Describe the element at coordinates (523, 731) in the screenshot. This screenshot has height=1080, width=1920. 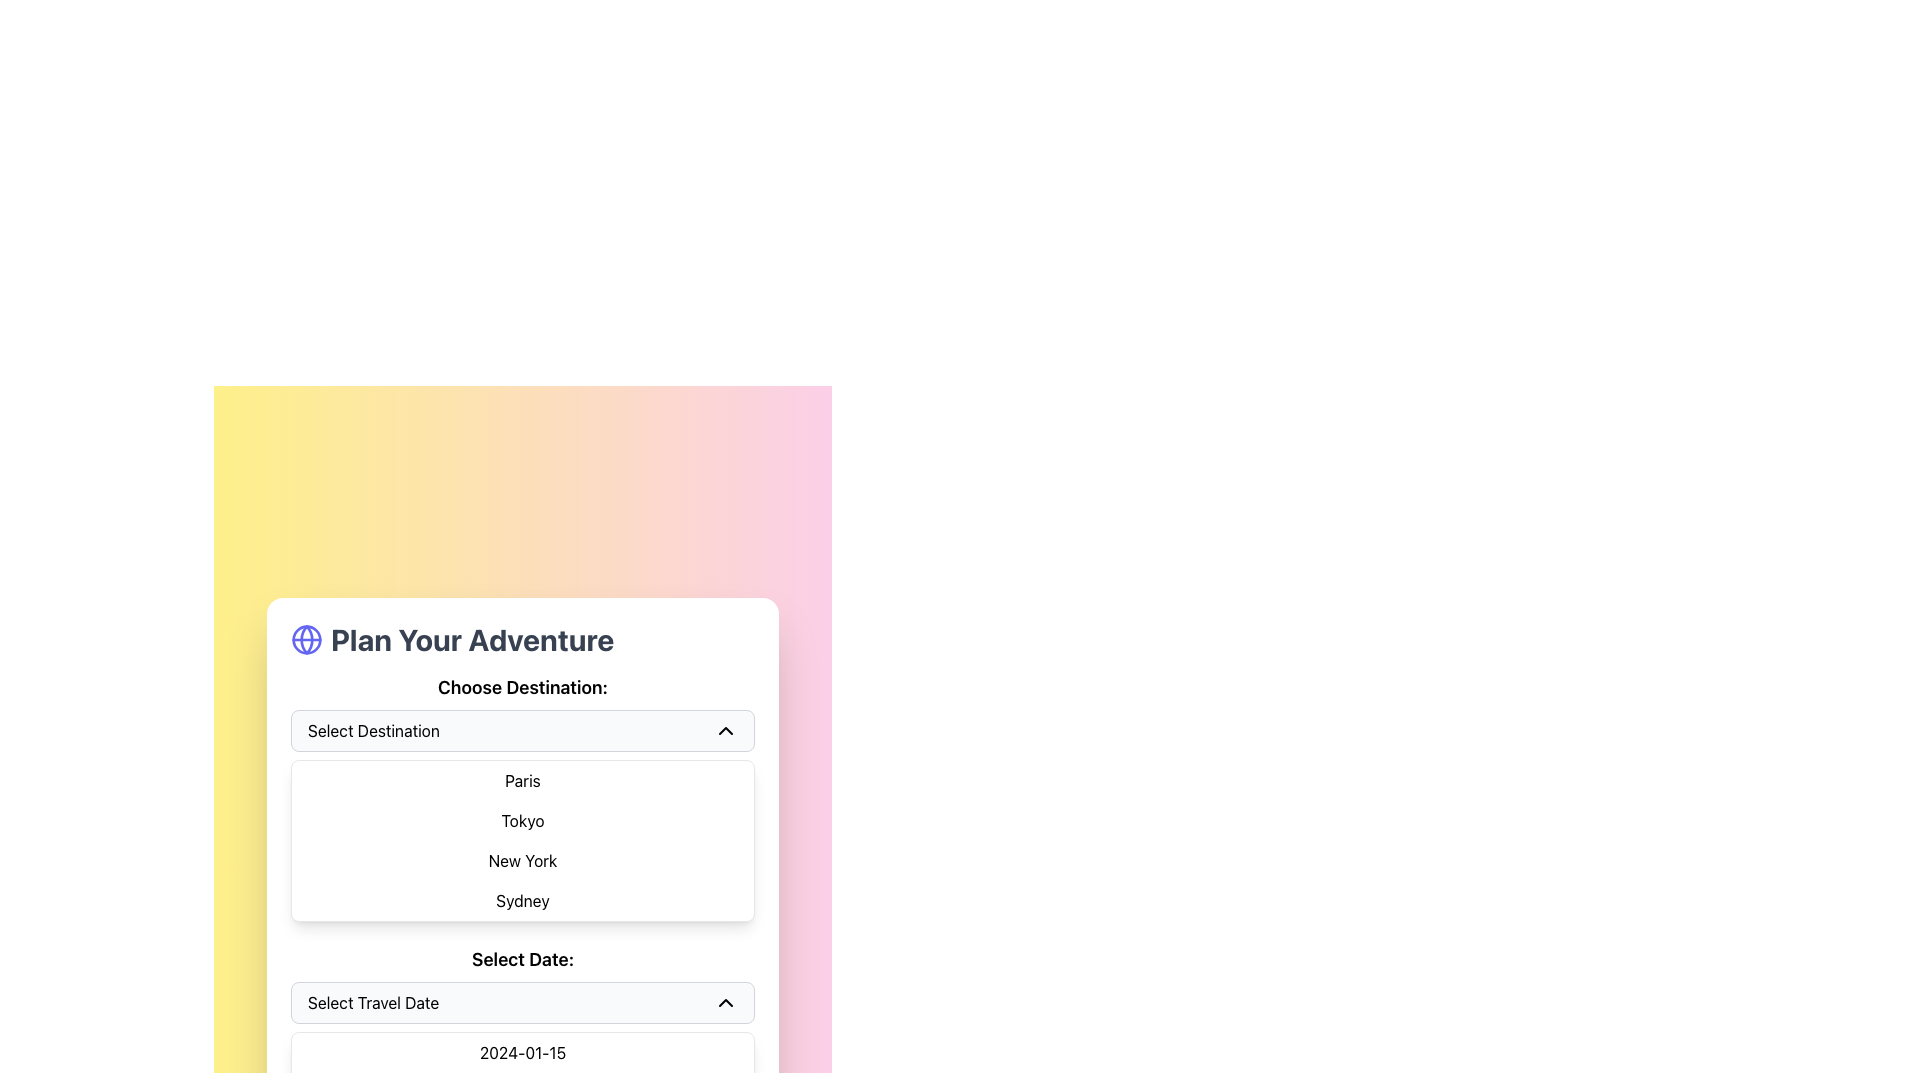
I see `the dropdown for selecting destinations located below the label 'Choose Destination:' and perform keyboard navigation to open the options list` at that location.